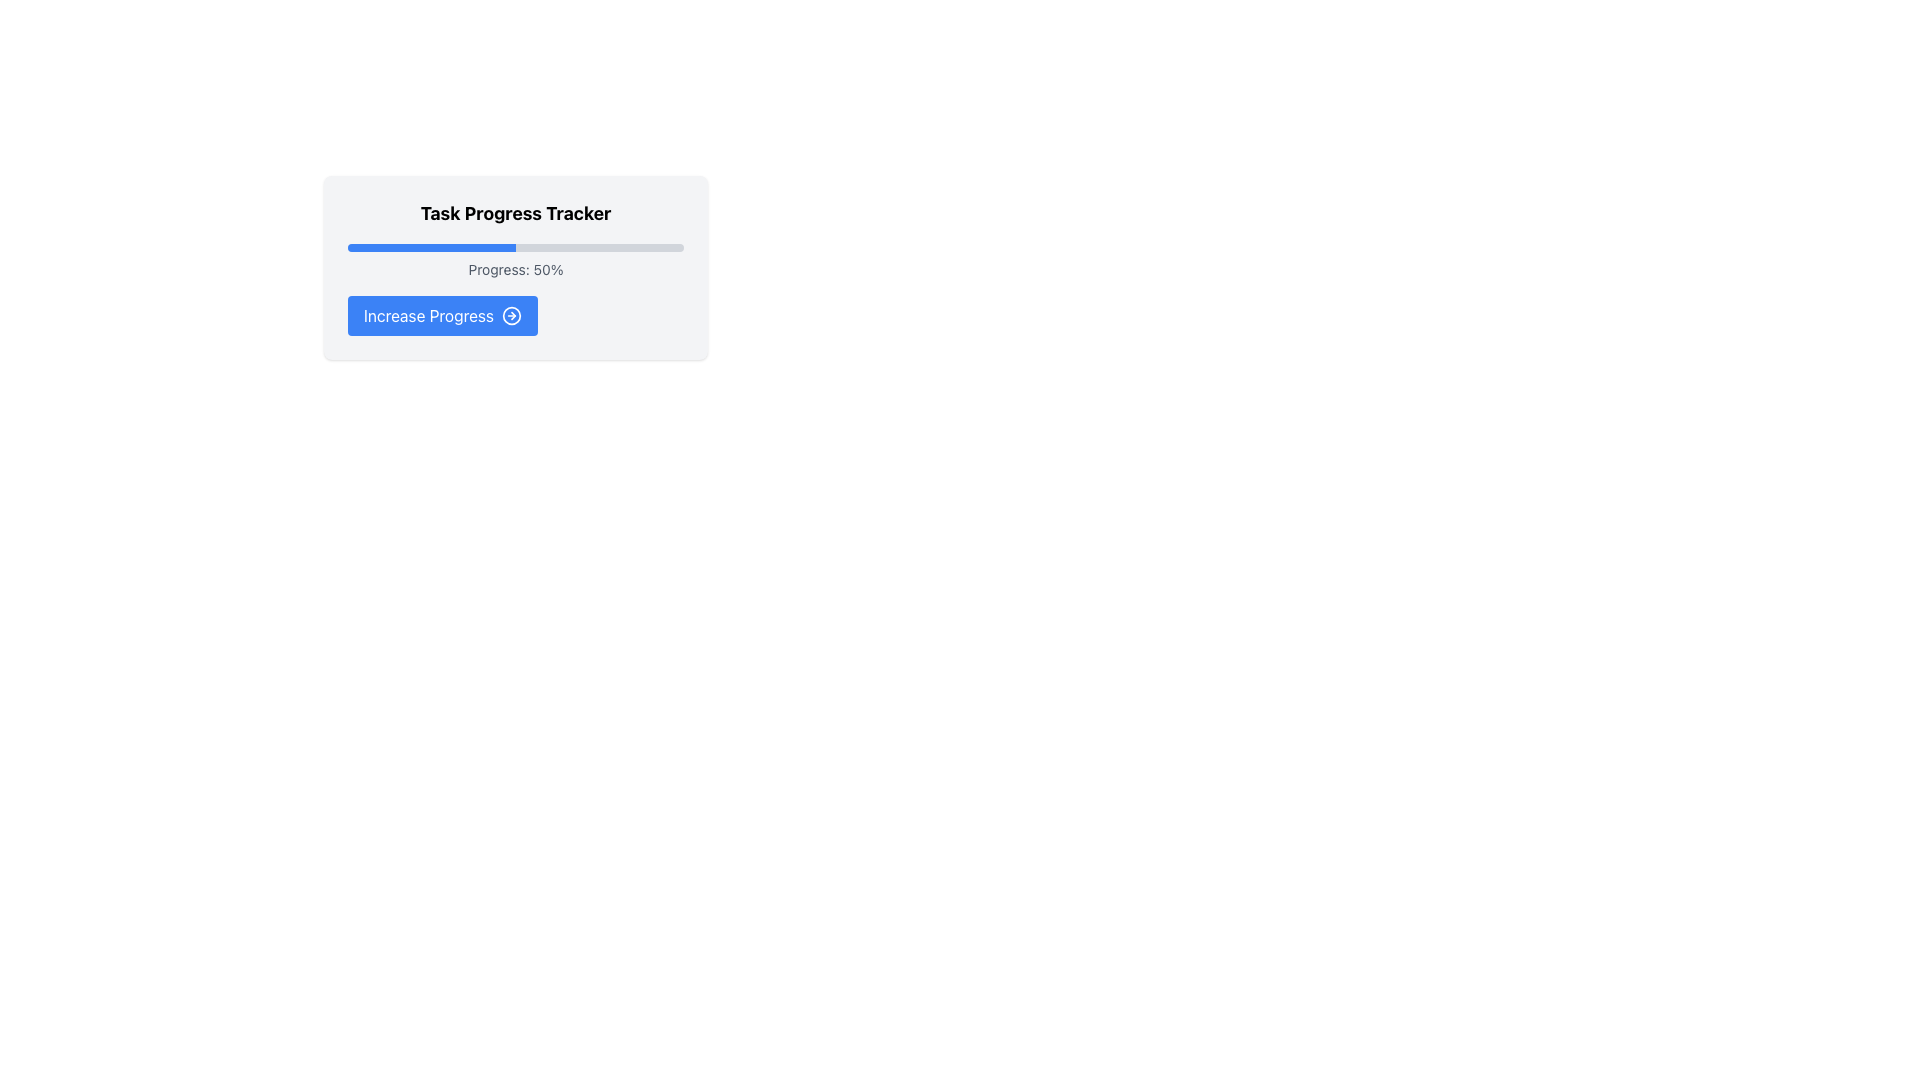  Describe the element at coordinates (515, 270) in the screenshot. I see `the static text element displaying 'Progress: 50%' which is located within the 'Task Progress Tracker' card, positioned below the blue progress bar and above the 'Increase Progress' button` at that location.